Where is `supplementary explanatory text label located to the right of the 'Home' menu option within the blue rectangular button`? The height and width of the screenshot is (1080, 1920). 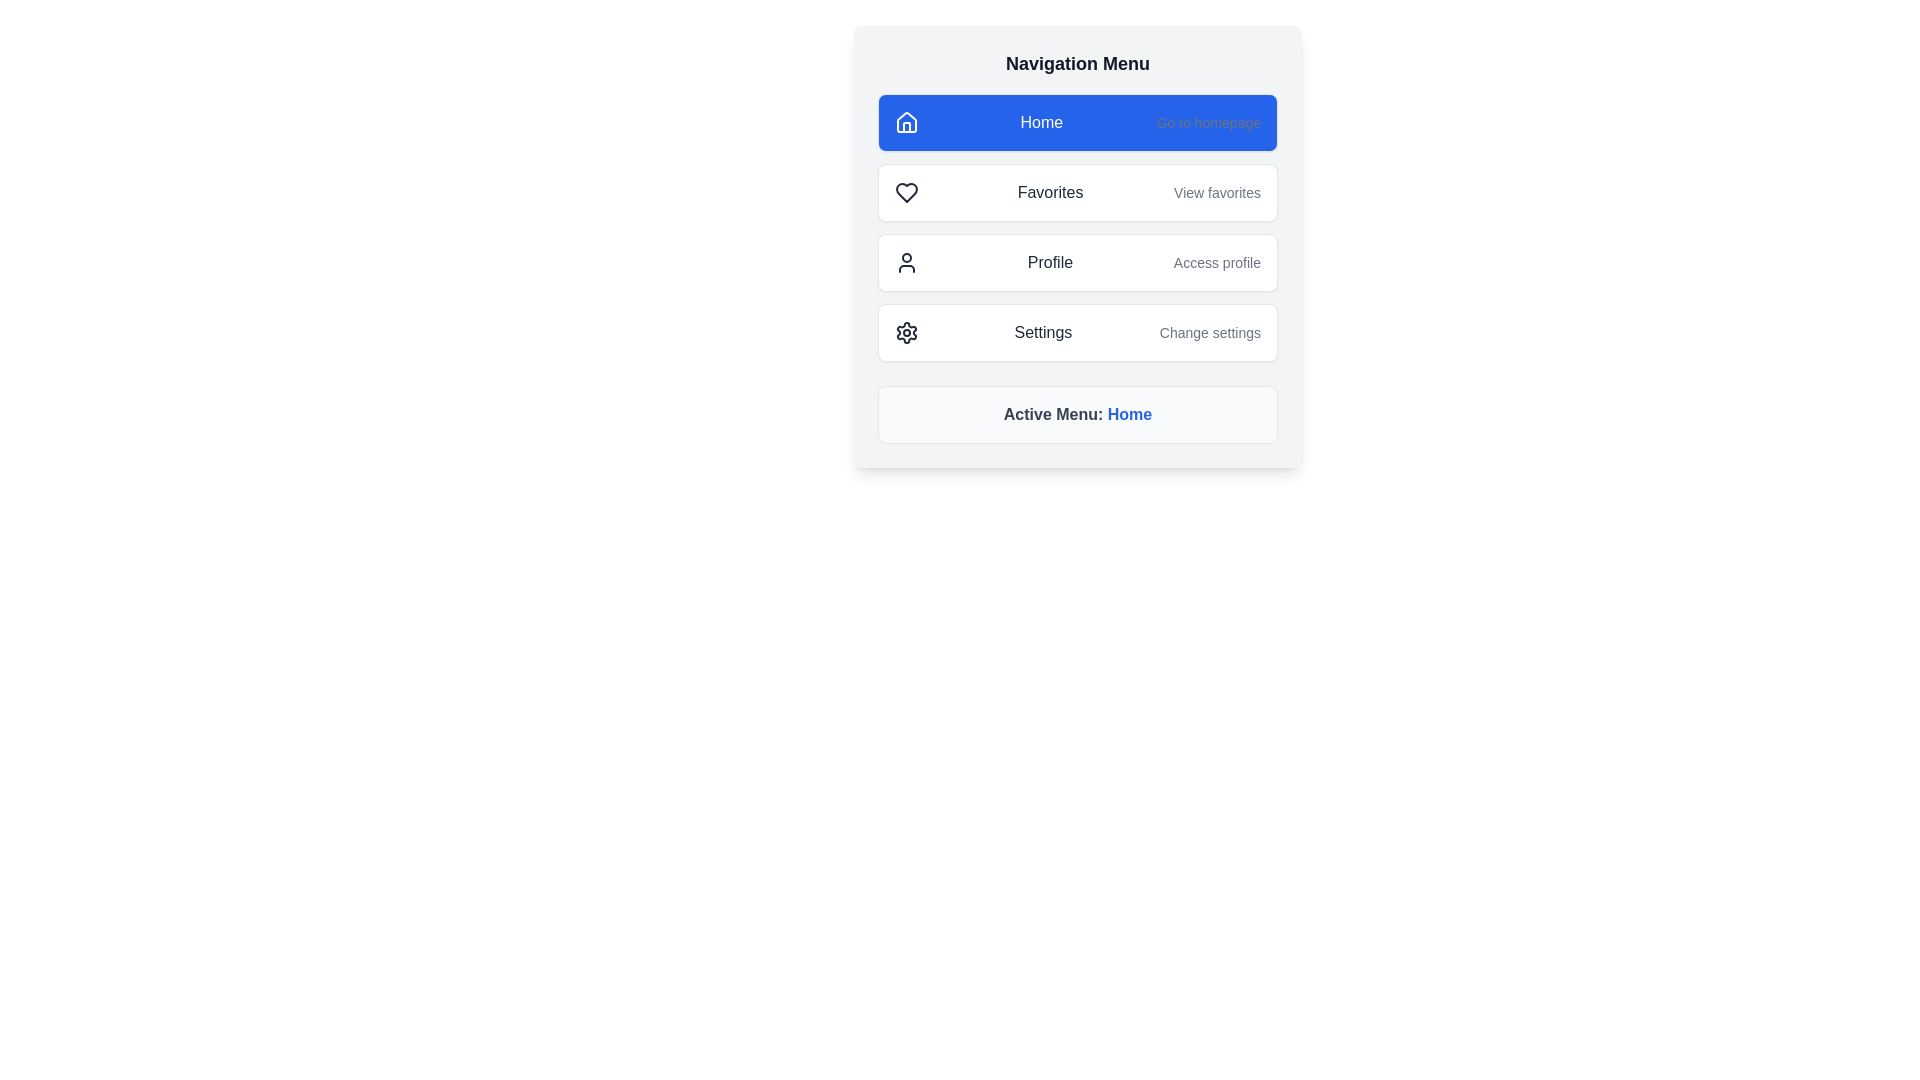
supplementary explanatory text label located to the right of the 'Home' menu option within the blue rectangular button is located at coordinates (1207, 123).